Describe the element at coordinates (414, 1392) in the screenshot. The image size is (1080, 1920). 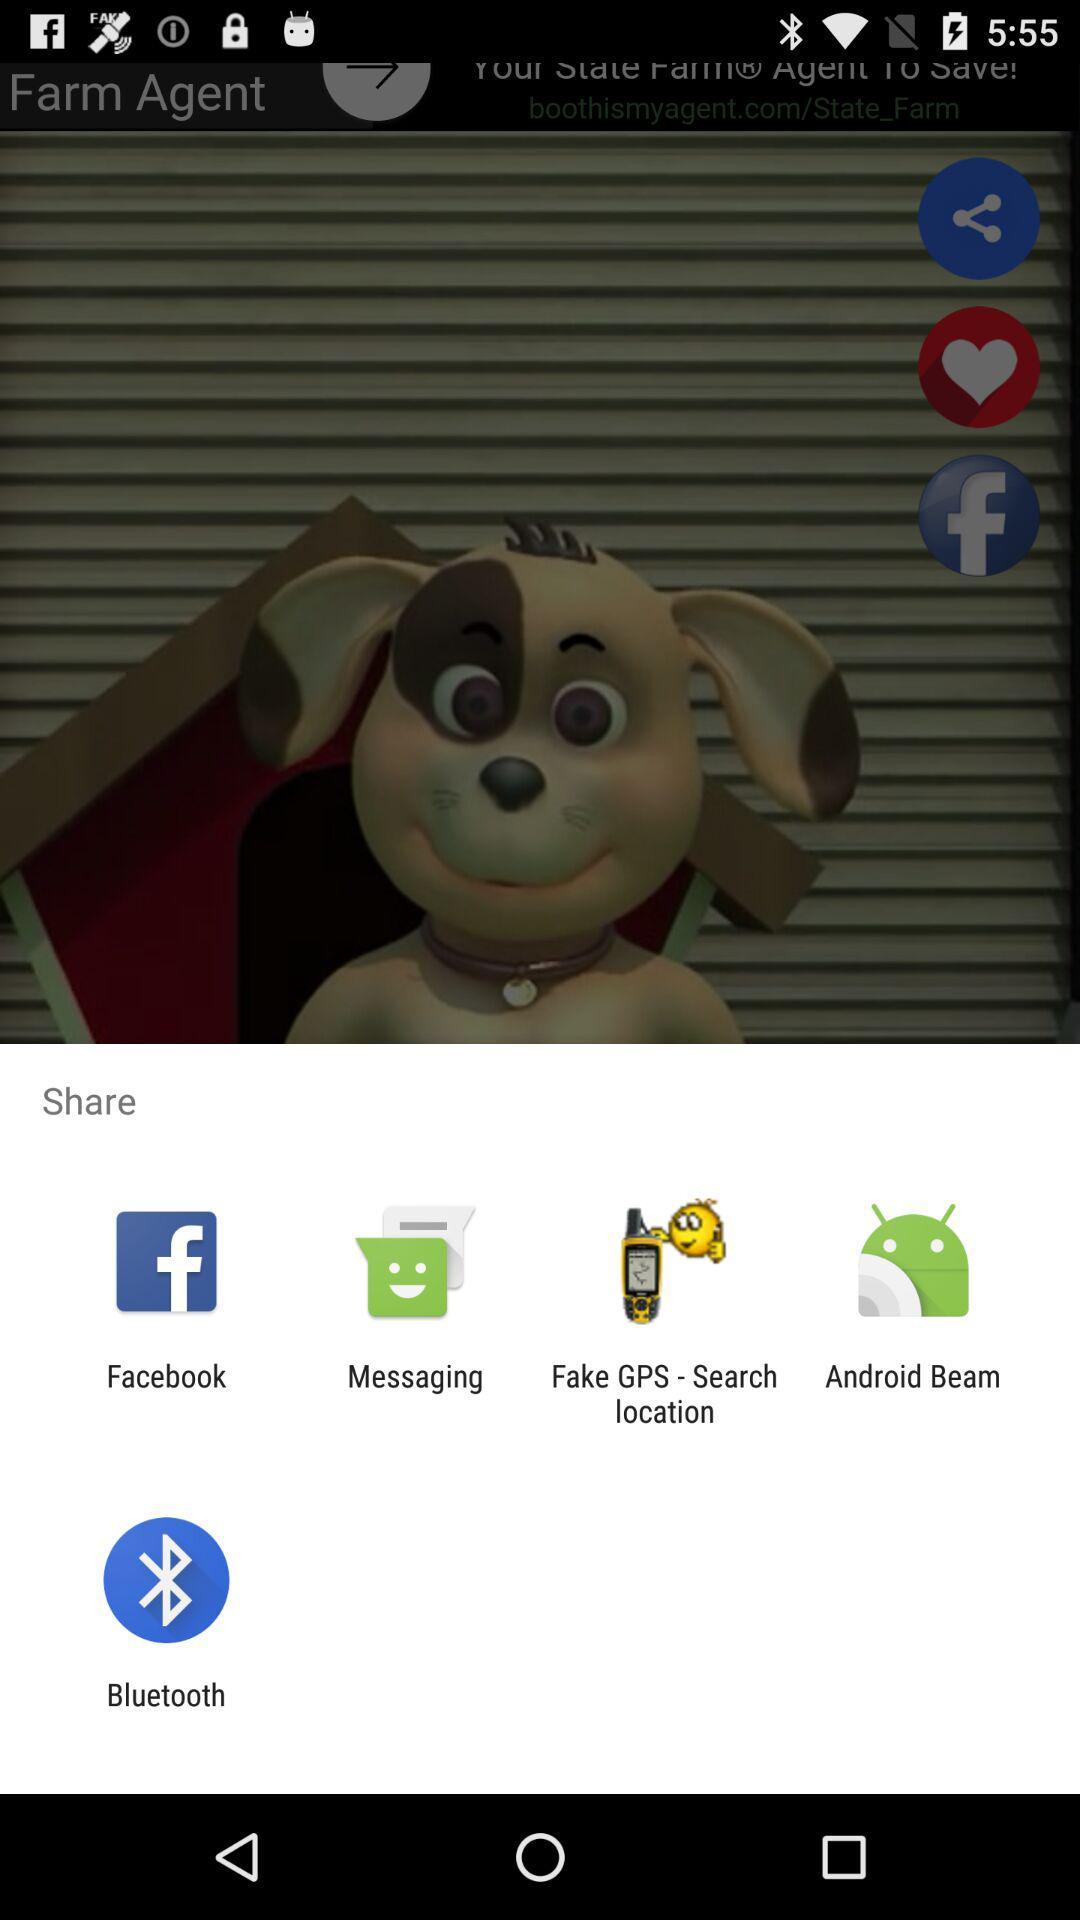
I see `icon next to the fake gps search icon` at that location.